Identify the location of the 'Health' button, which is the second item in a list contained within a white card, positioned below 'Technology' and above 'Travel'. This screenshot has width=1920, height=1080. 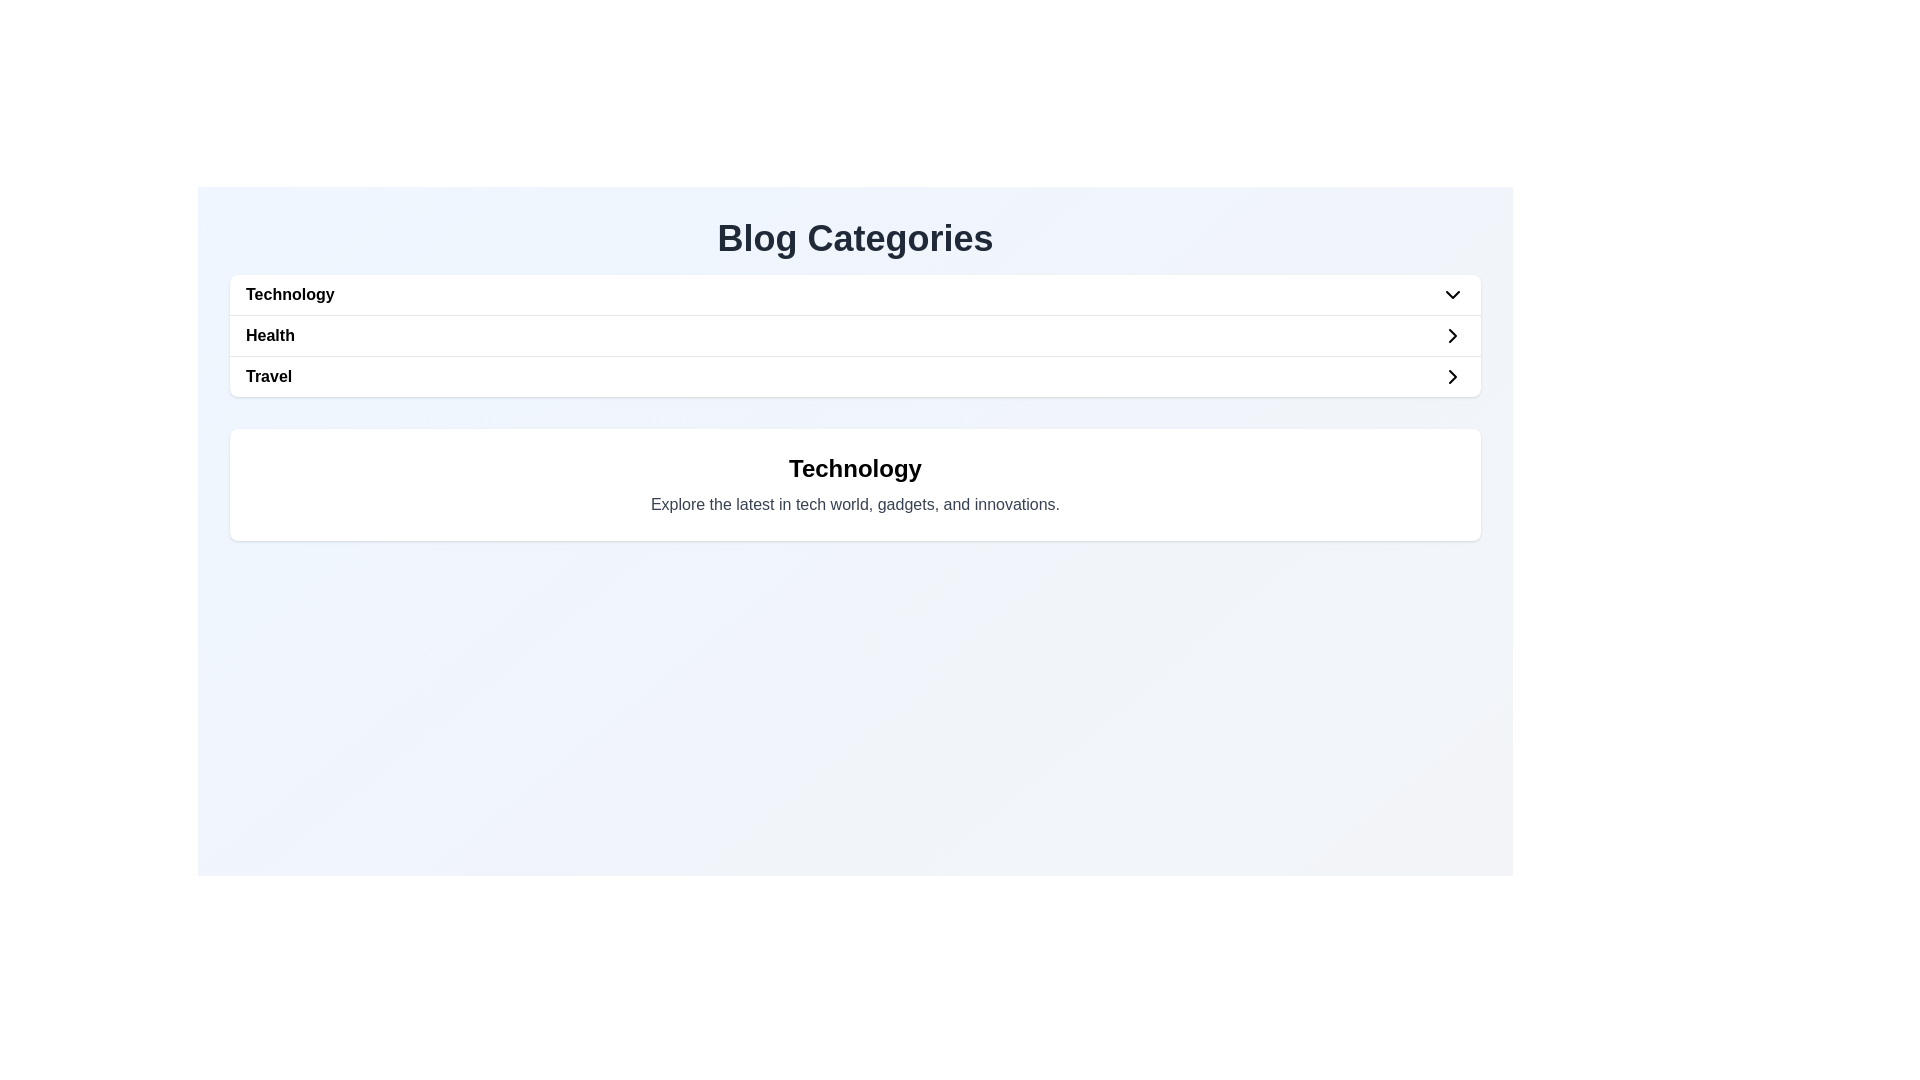
(855, 334).